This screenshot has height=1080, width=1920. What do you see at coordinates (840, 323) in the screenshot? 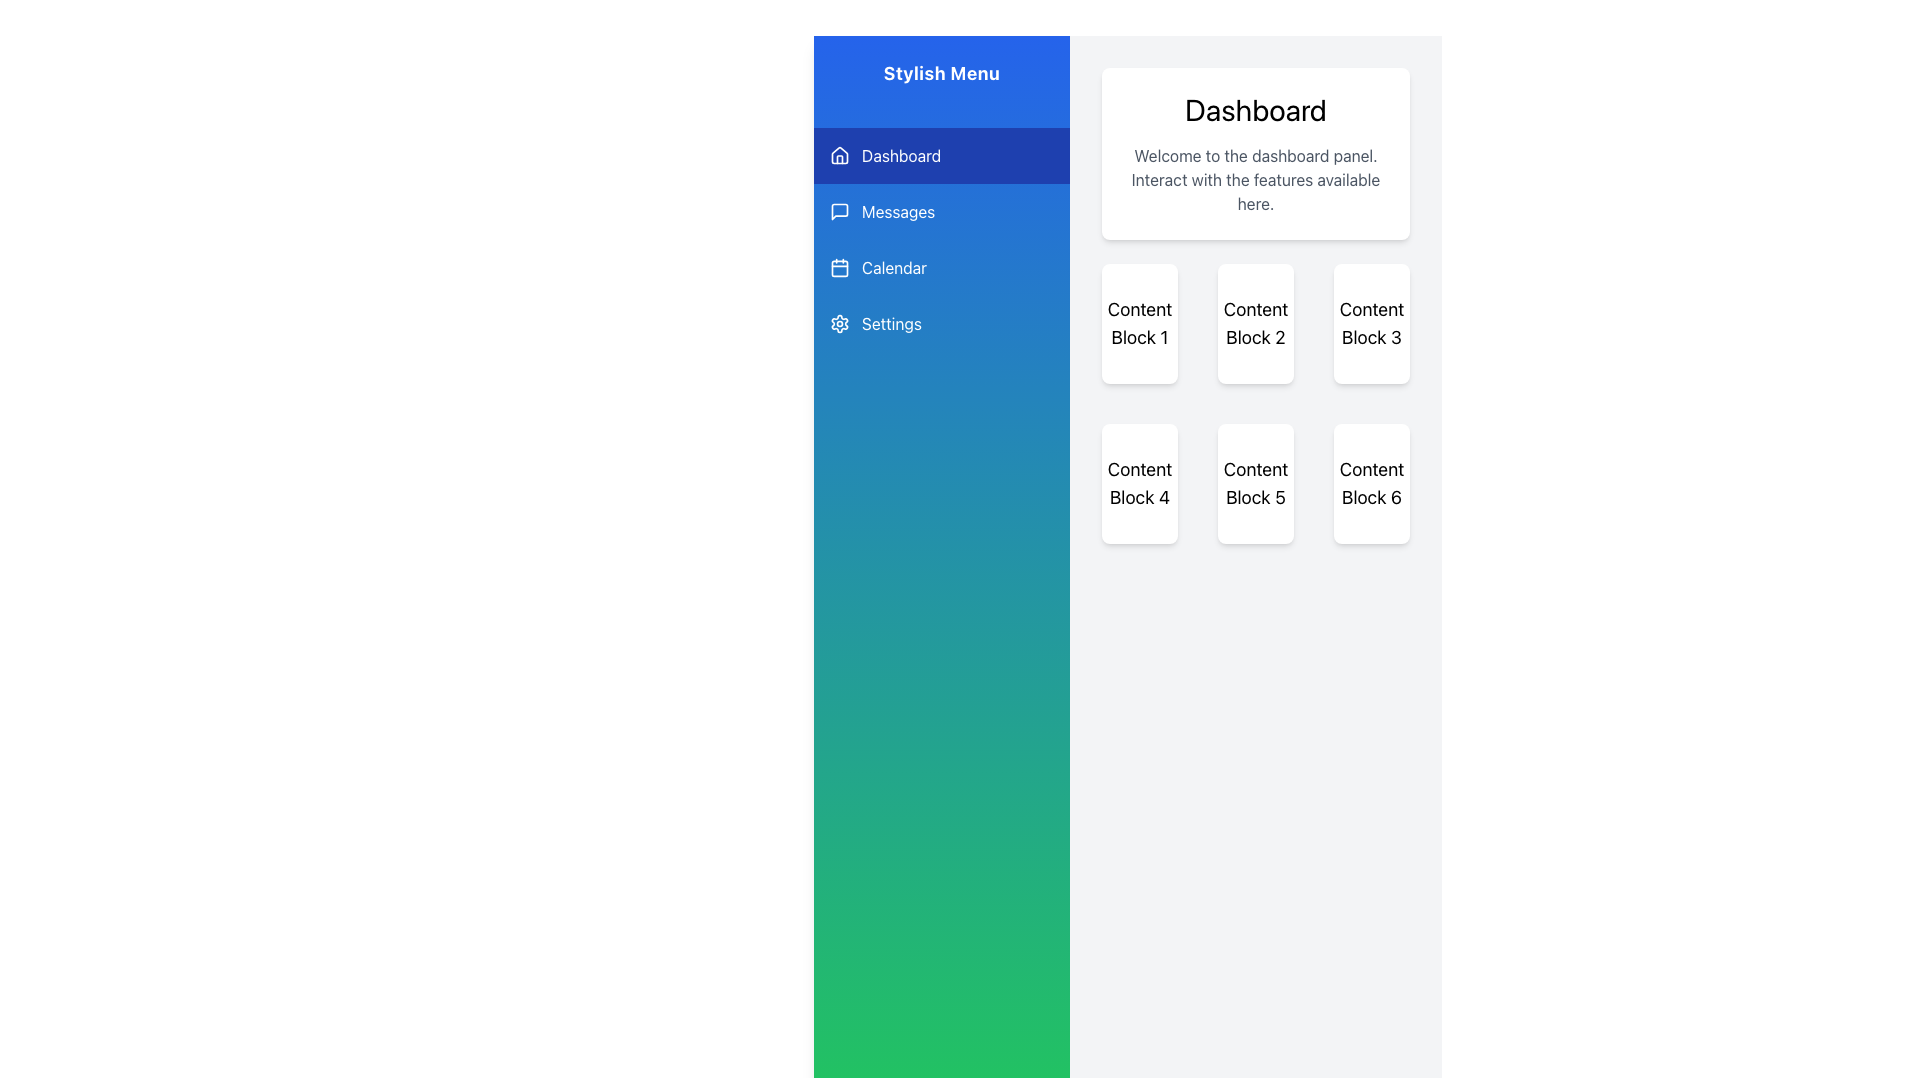
I see `the small settings icon featuring a gear-like shape with a blue background and white outlines, which is located to the left of the 'Settings' text in the fourth item of the vertical menu in the left sidebar` at bounding box center [840, 323].